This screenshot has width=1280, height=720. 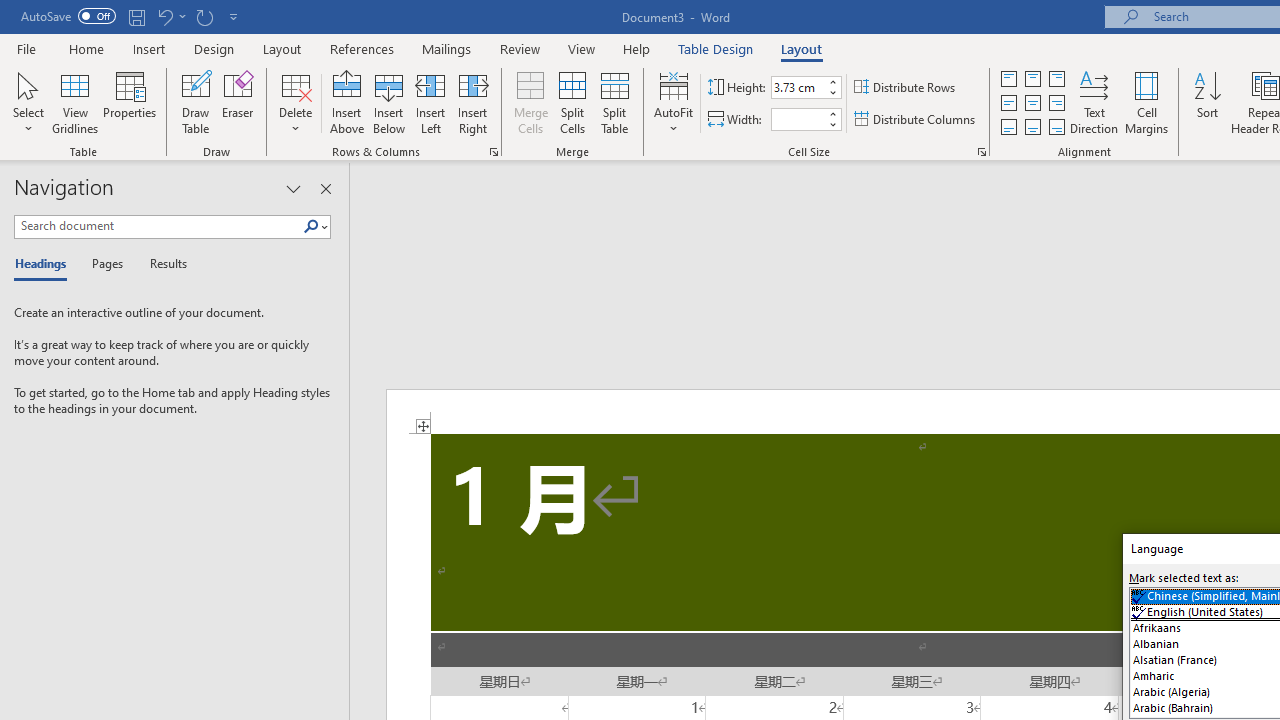 What do you see at coordinates (832, 124) in the screenshot?
I see `'Less'` at bounding box center [832, 124].